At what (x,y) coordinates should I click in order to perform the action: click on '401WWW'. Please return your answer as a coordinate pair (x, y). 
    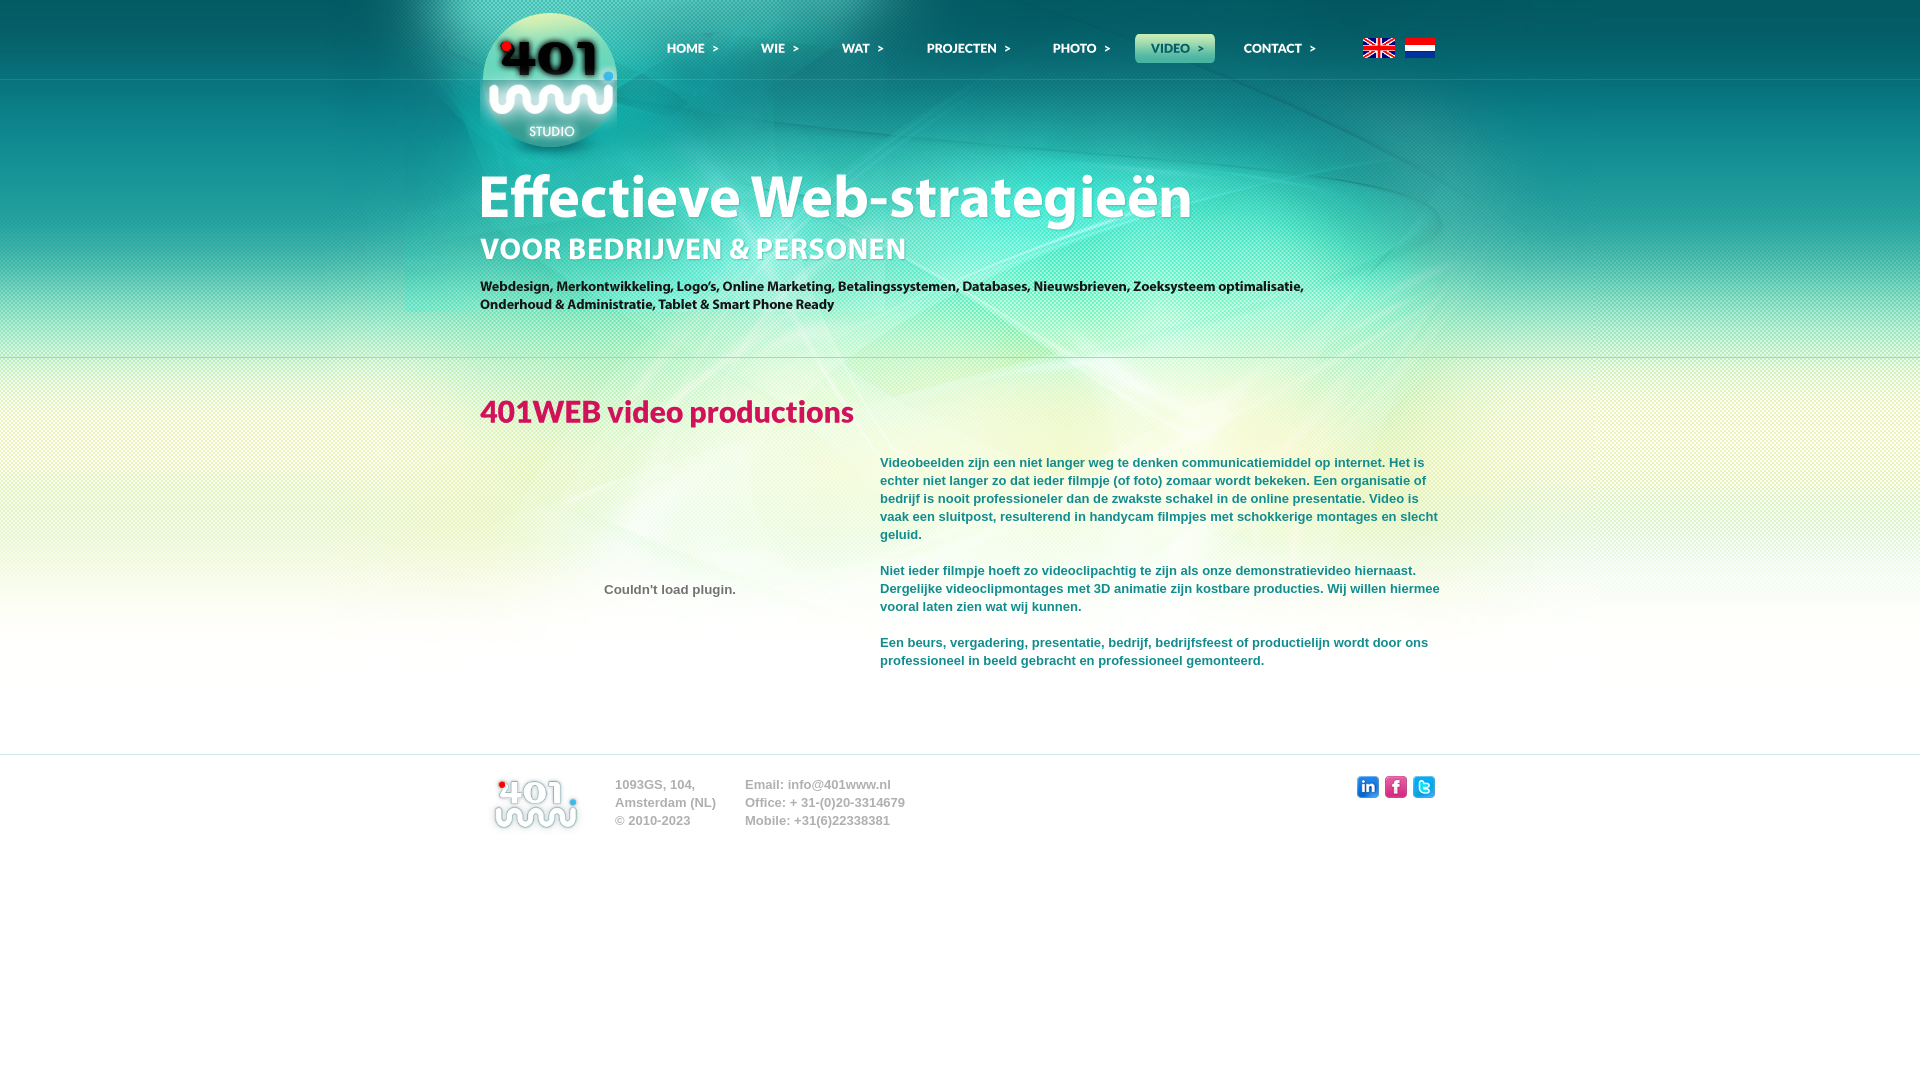
    Looking at the image, I should click on (548, 85).